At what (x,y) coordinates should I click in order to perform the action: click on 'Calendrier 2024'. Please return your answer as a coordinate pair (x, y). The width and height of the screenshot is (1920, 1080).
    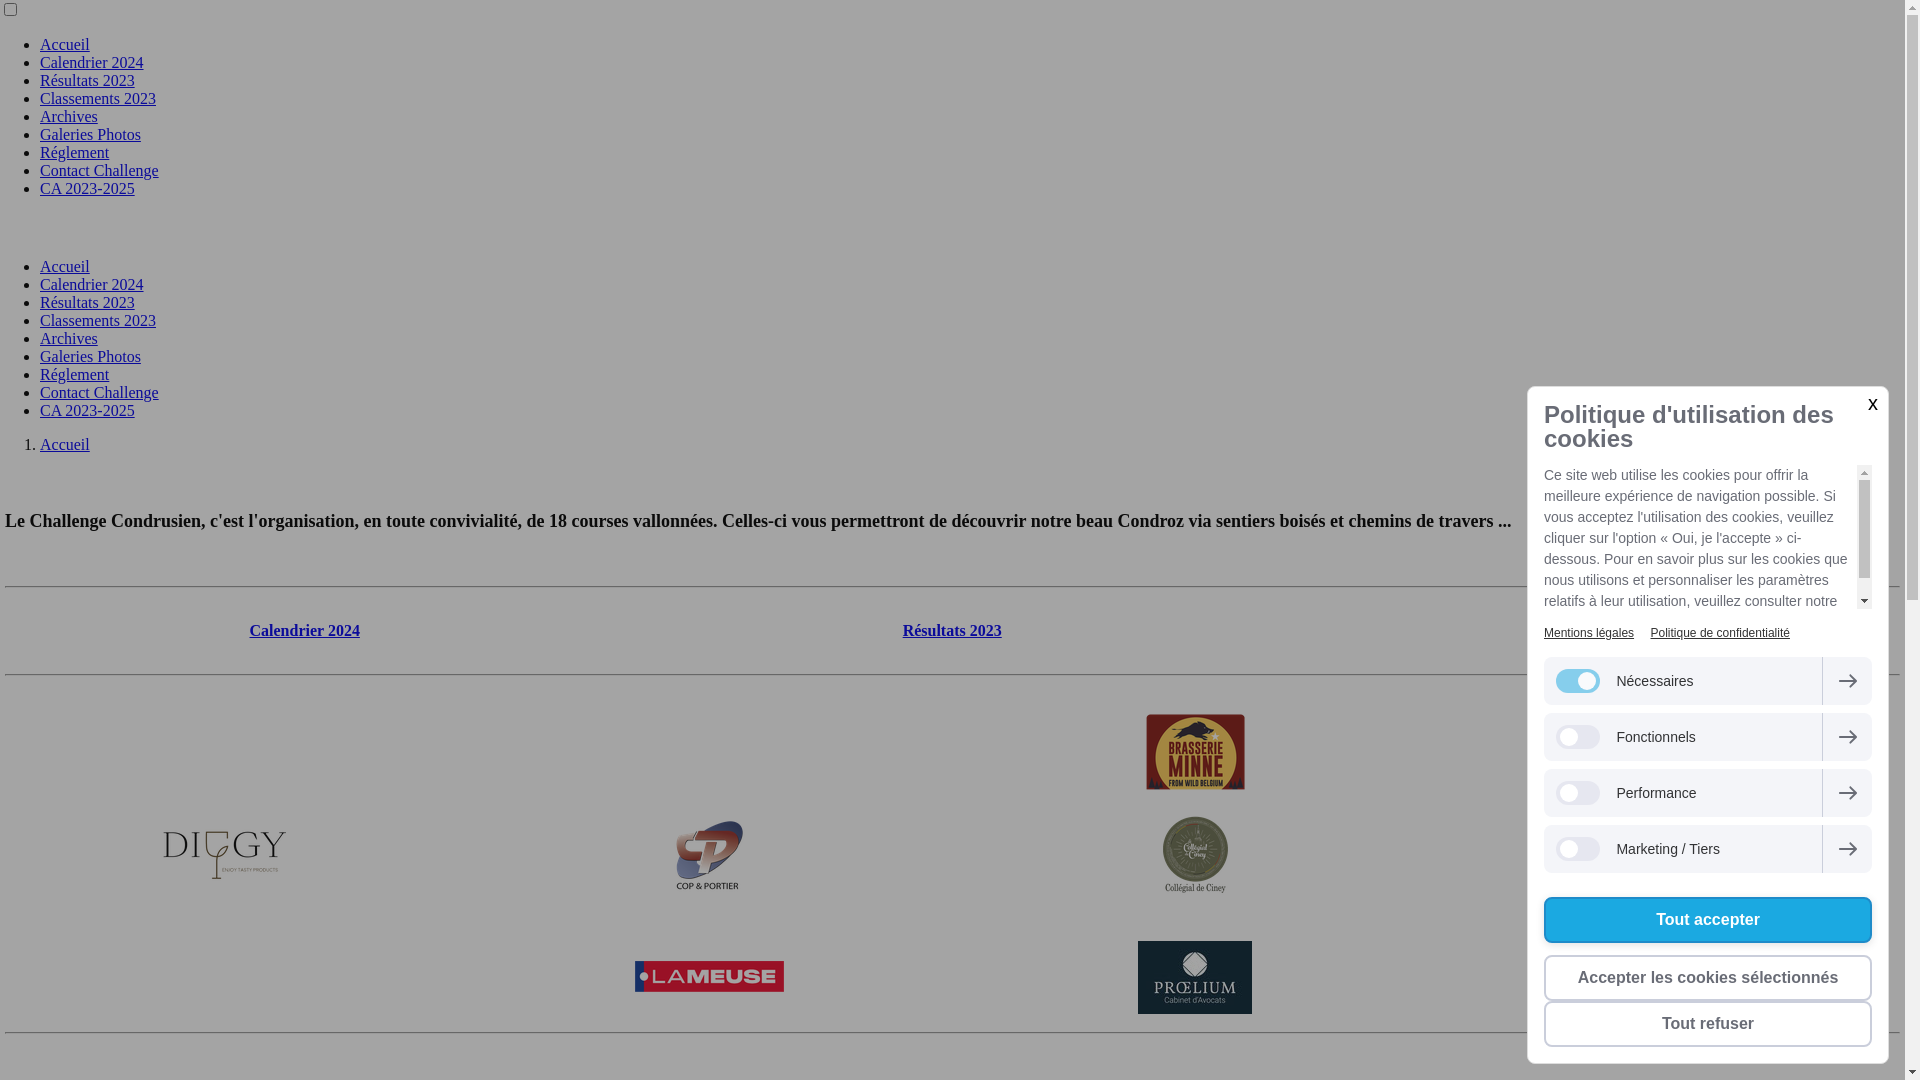
    Looking at the image, I should click on (248, 630).